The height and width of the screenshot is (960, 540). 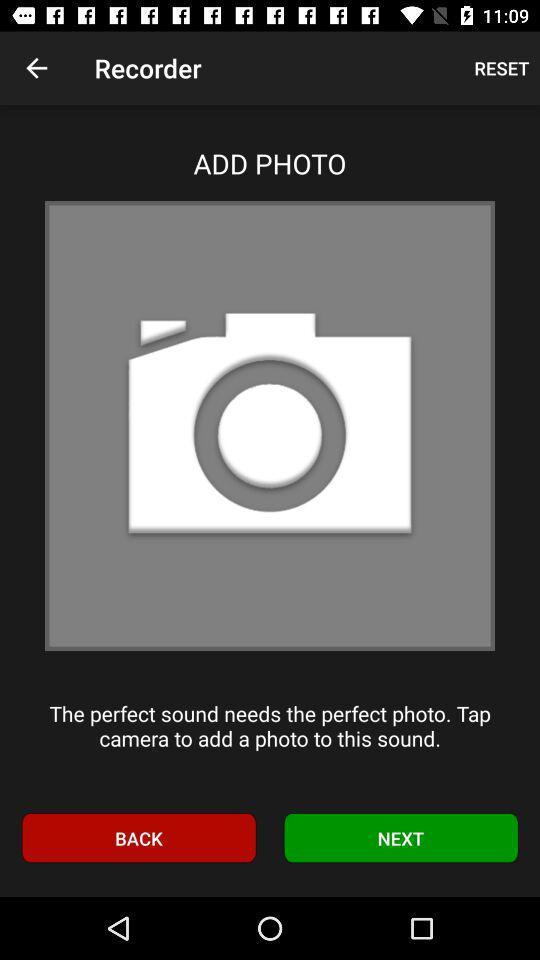 What do you see at coordinates (137, 838) in the screenshot?
I see `the back` at bounding box center [137, 838].